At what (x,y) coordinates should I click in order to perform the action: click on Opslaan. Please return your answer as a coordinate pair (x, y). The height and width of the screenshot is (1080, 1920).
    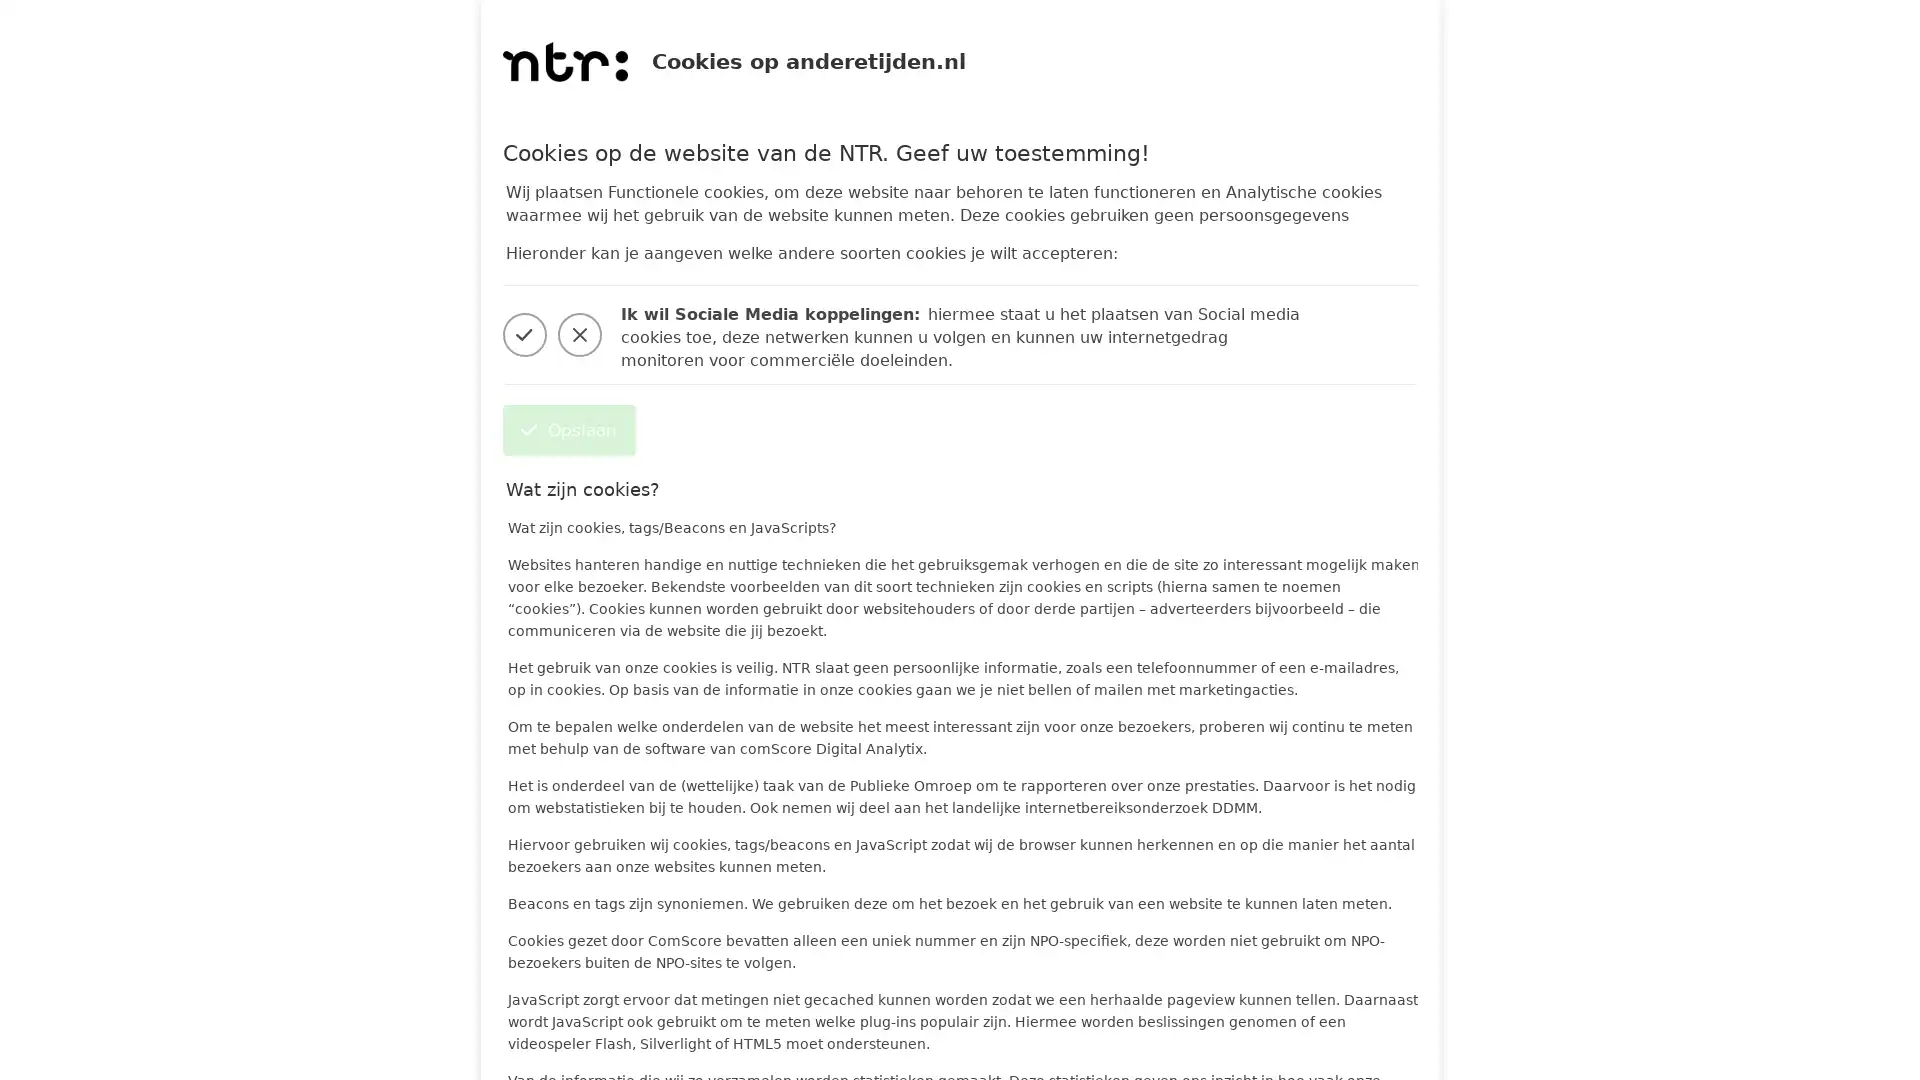
    Looking at the image, I should click on (567, 429).